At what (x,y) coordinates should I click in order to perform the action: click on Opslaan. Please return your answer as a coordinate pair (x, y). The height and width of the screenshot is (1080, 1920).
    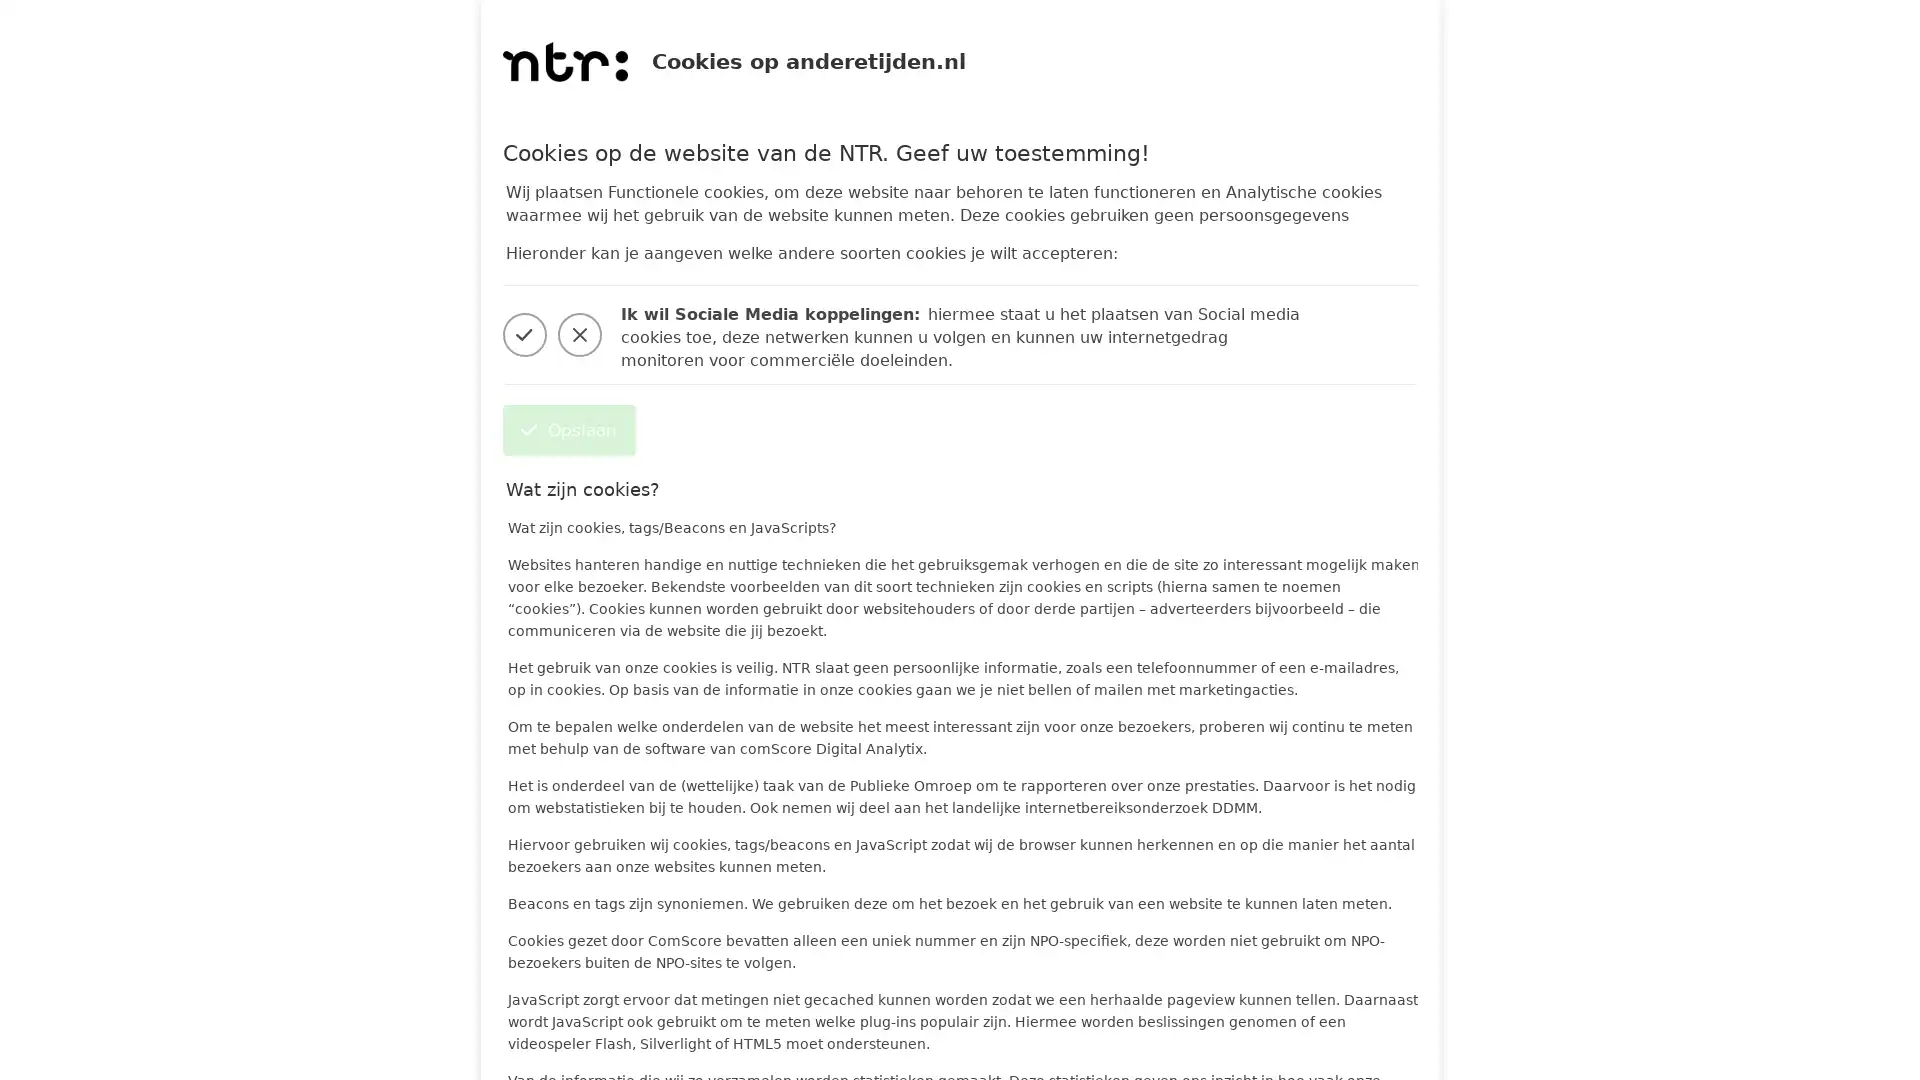
    Looking at the image, I should click on (567, 429).